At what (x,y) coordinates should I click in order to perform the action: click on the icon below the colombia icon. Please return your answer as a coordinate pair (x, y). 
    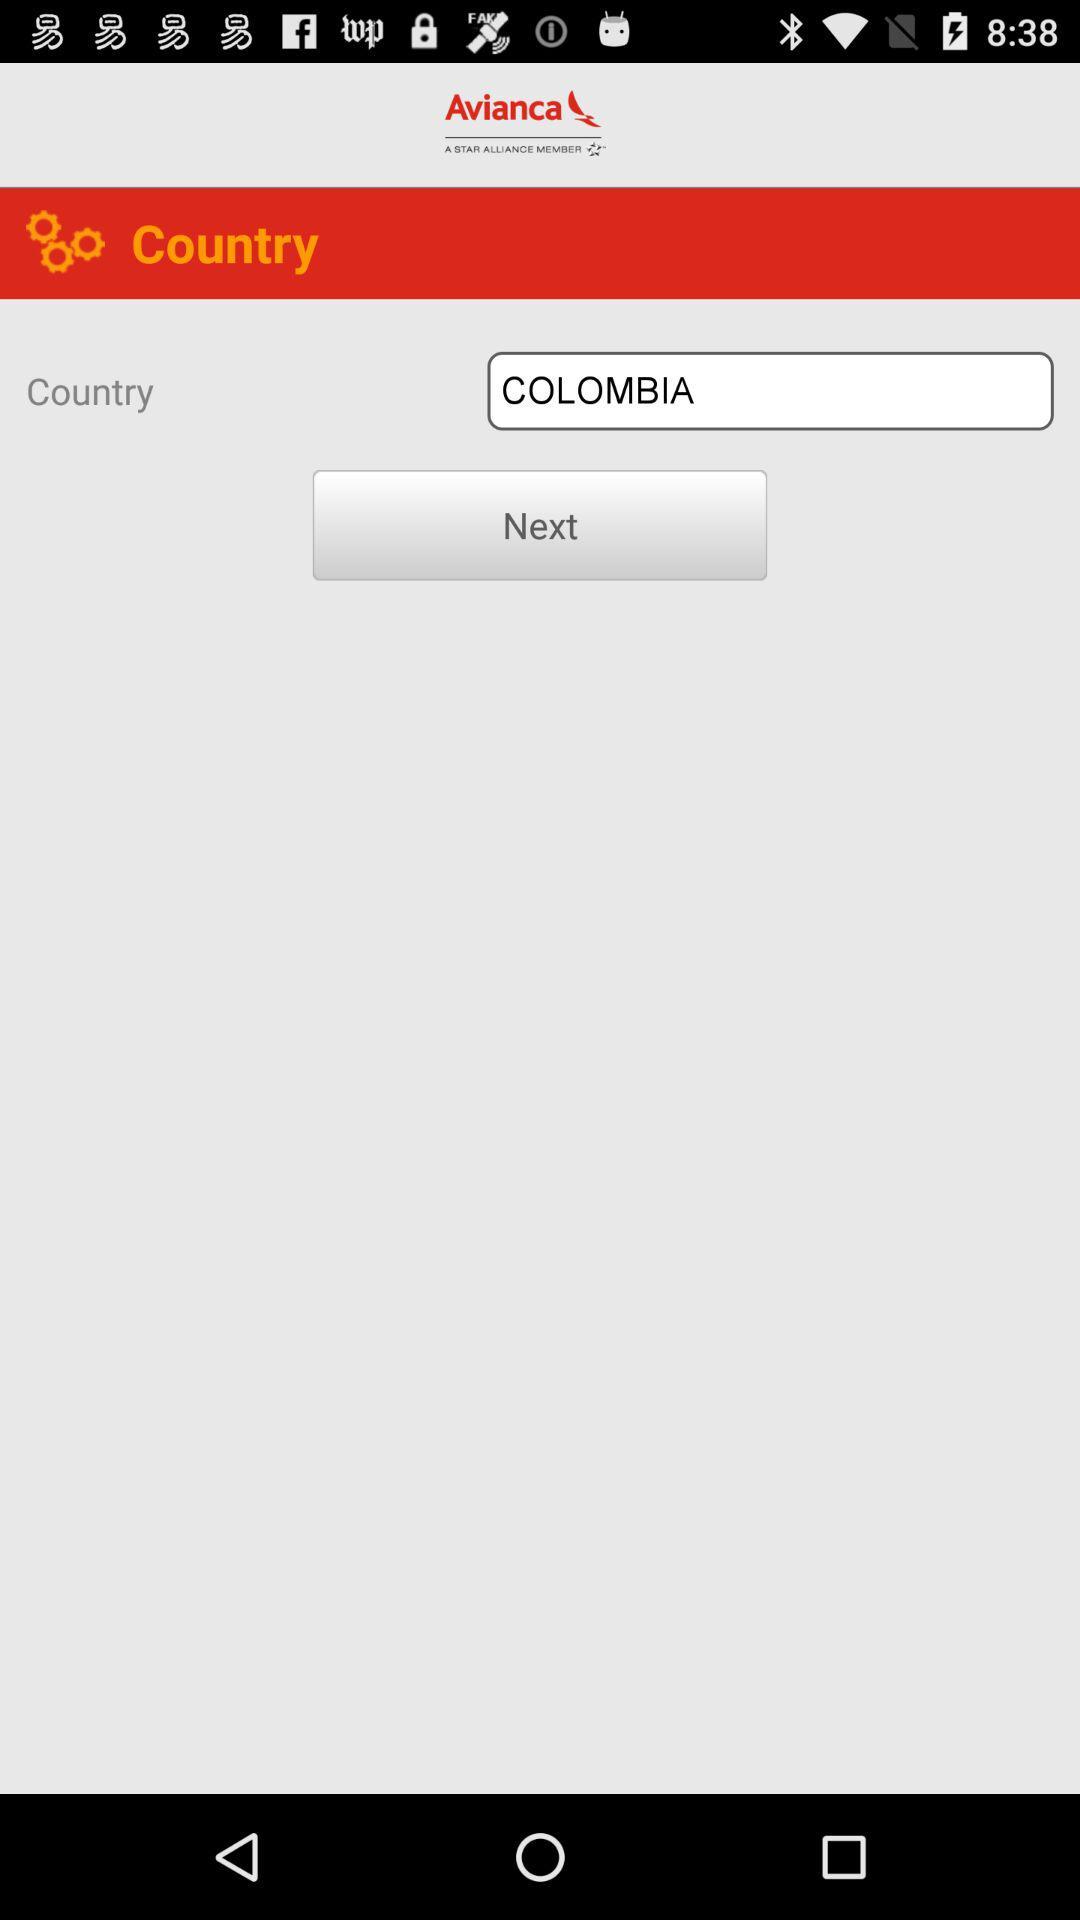
    Looking at the image, I should click on (540, 525).